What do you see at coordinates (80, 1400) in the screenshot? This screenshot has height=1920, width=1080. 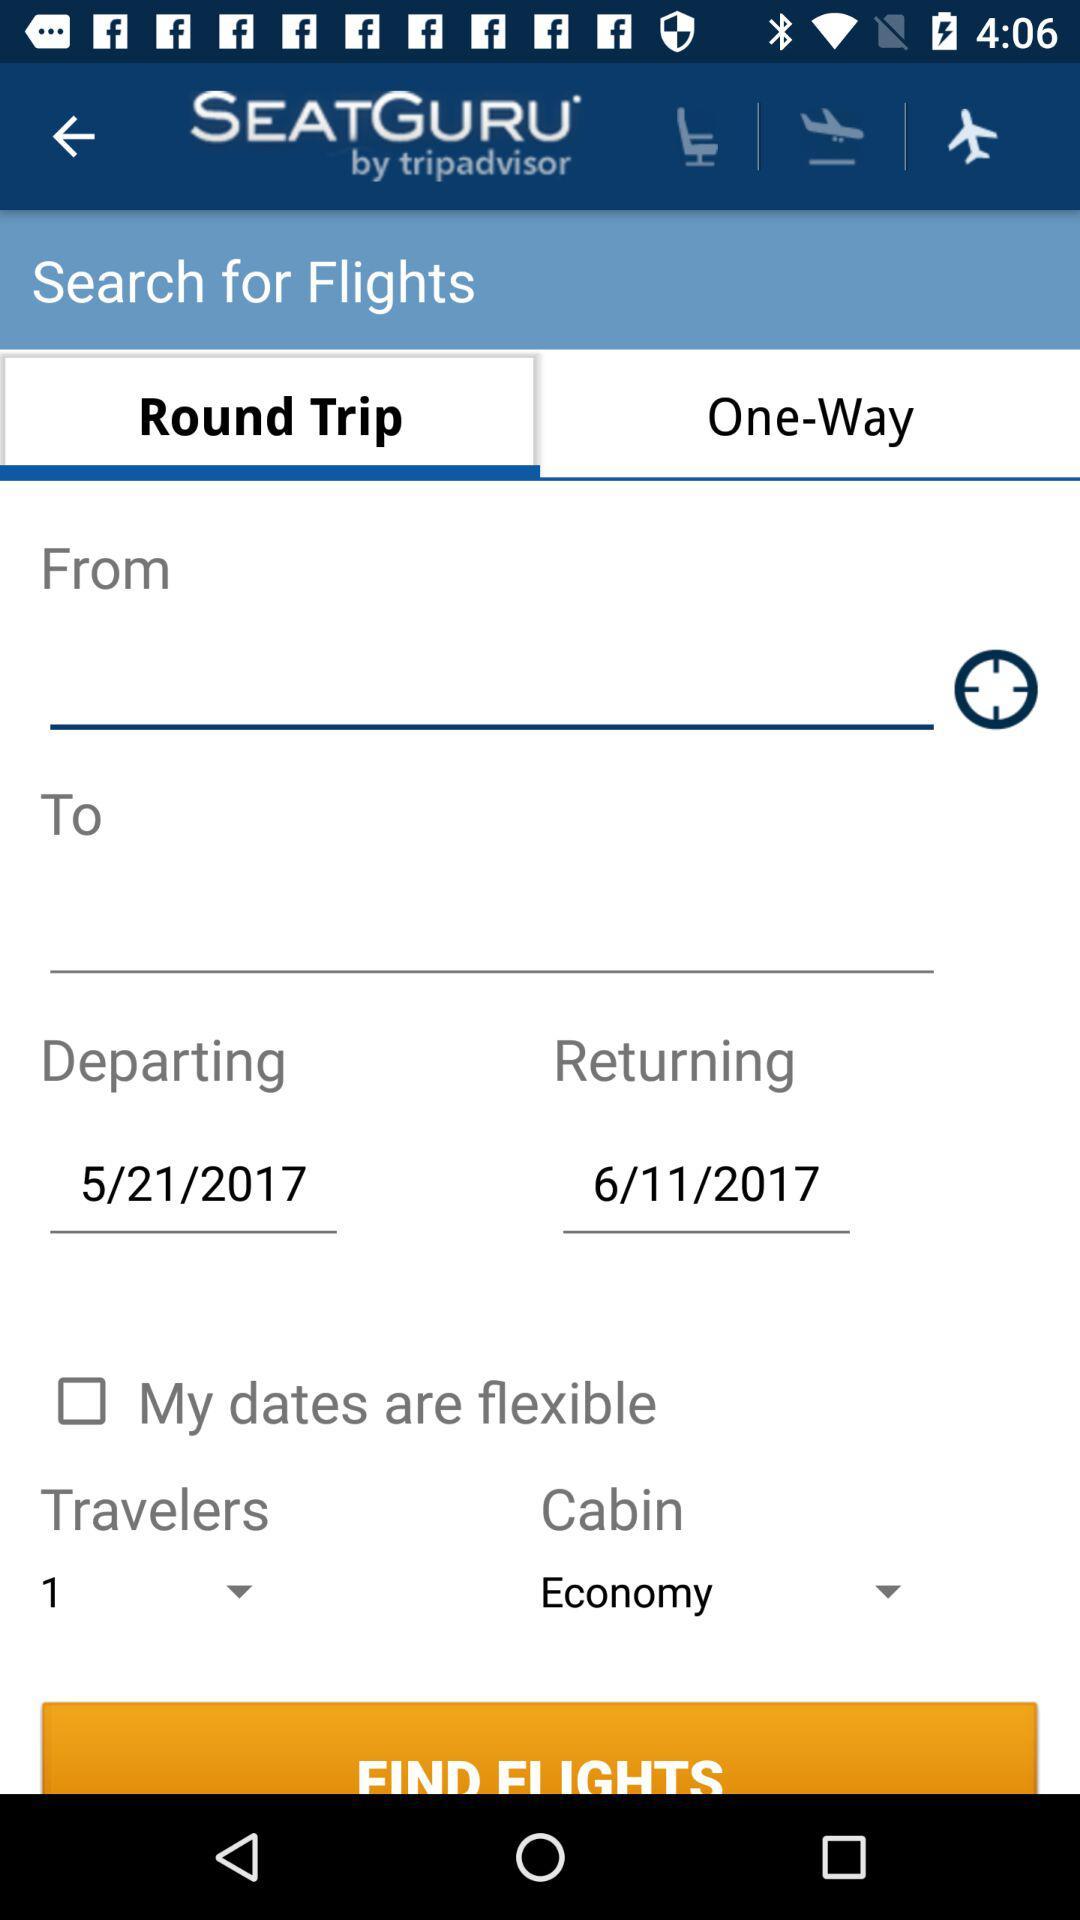 I see `button` at bounding box center [80, 1400].